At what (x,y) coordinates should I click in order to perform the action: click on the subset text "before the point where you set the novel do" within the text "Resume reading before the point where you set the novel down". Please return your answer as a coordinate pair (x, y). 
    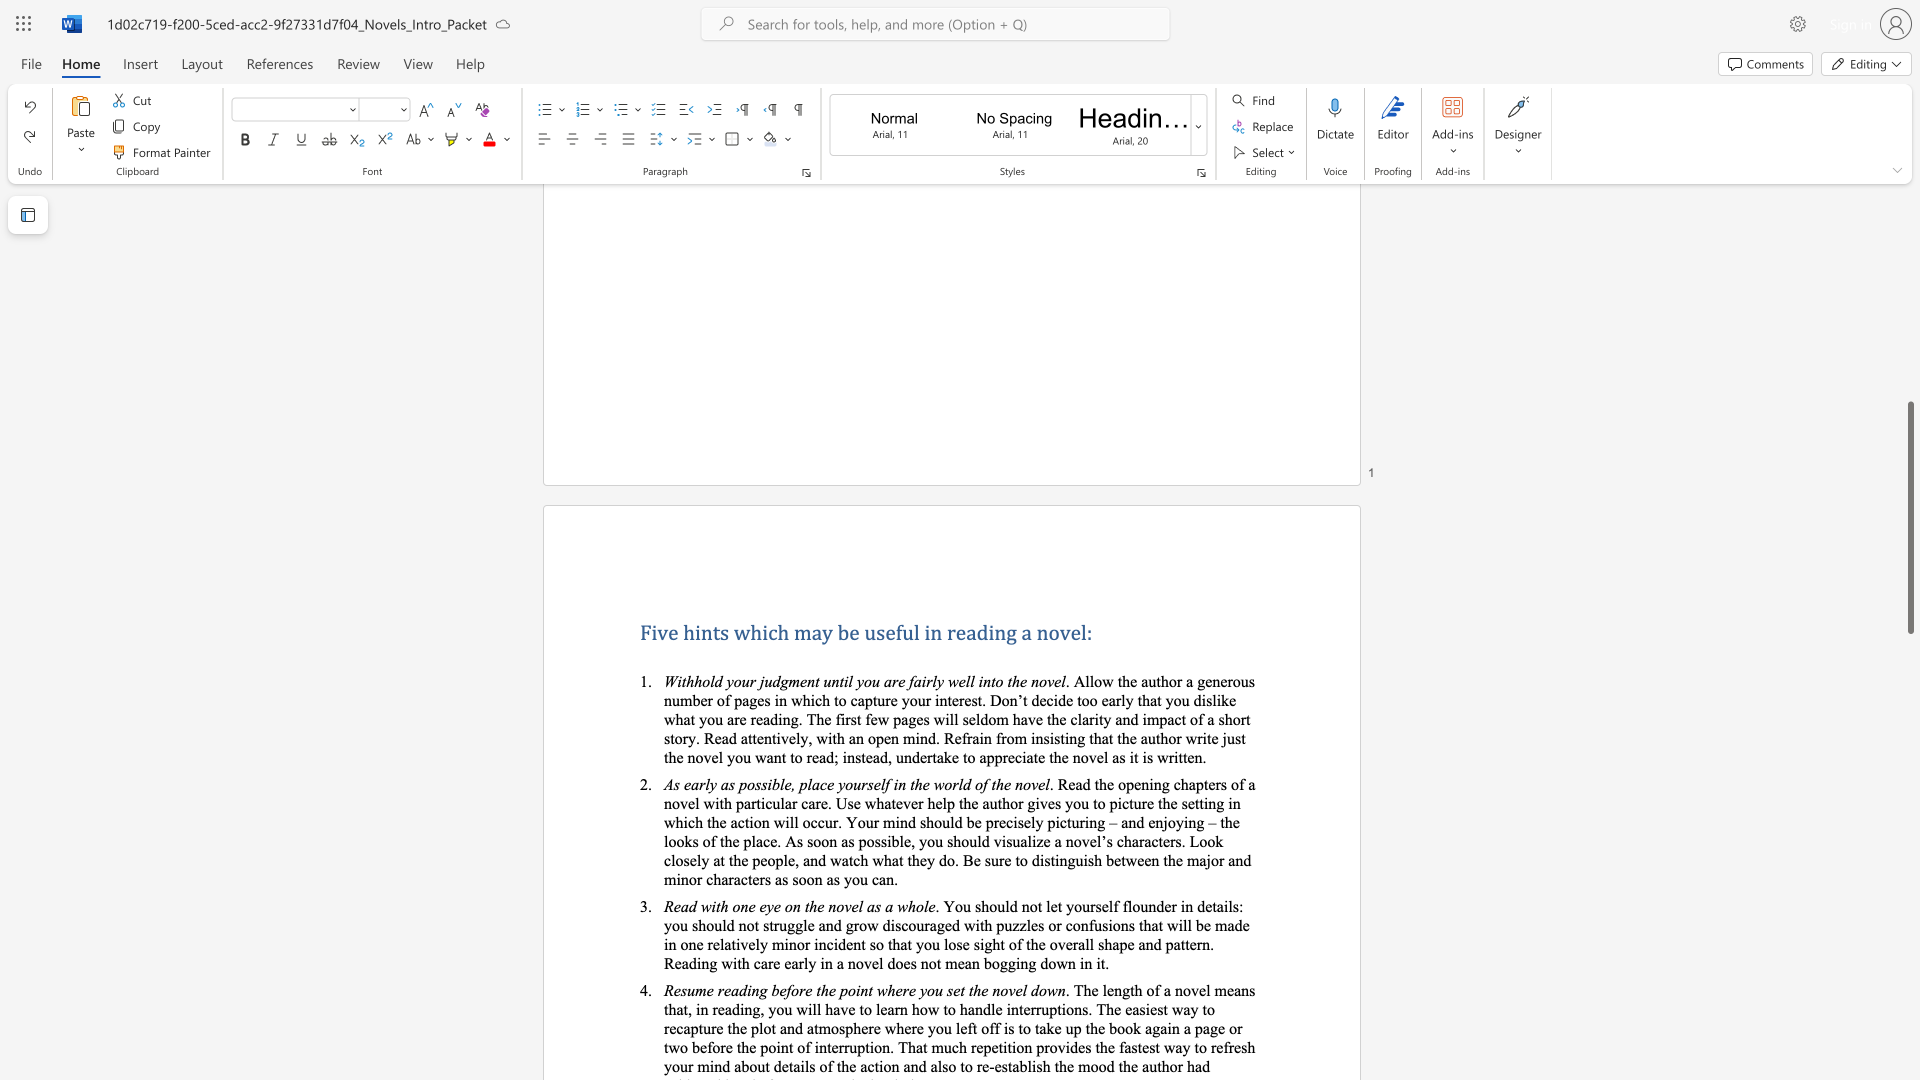
    Looking at the image, I should click on (770, 990).